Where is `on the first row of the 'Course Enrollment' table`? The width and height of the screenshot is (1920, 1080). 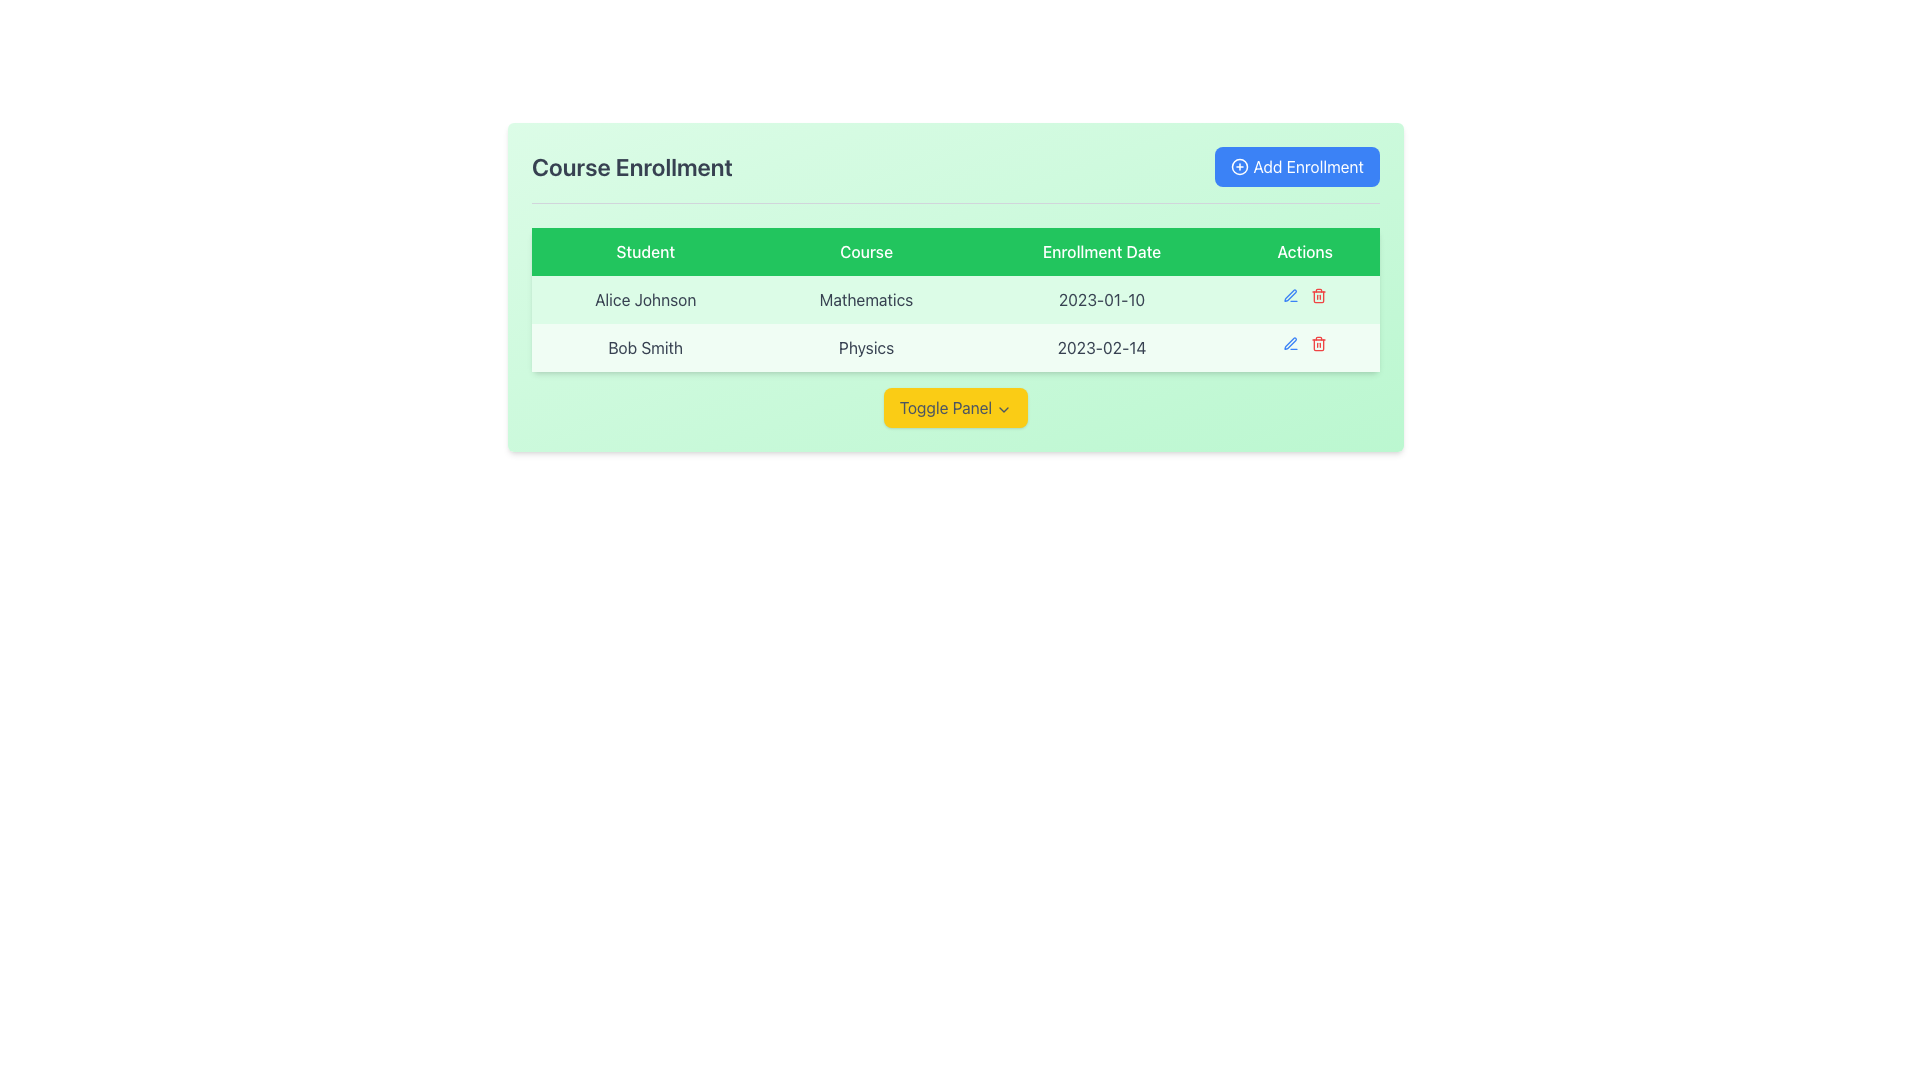
on the first row of the 'Course Enrollment' table is located at coordinates (954, 300).